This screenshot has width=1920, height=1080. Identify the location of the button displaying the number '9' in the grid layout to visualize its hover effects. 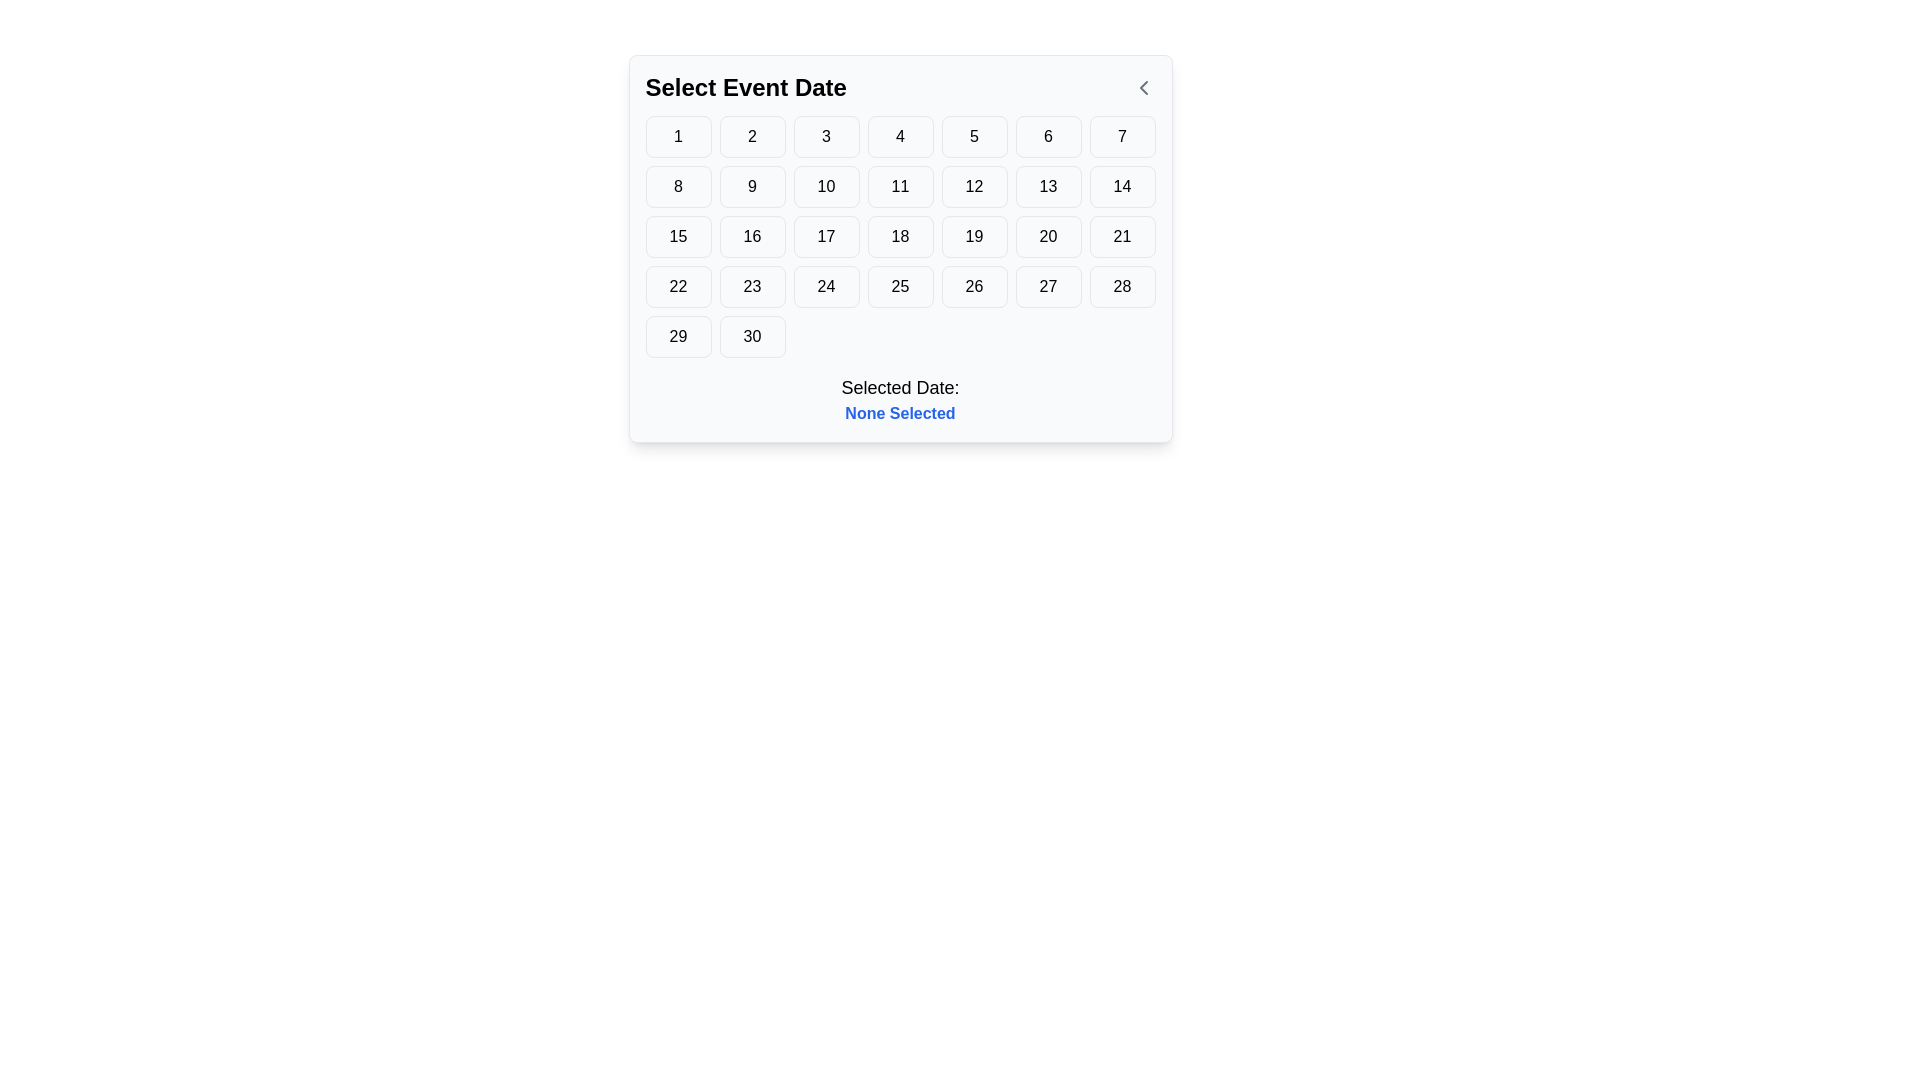
(751, 186).